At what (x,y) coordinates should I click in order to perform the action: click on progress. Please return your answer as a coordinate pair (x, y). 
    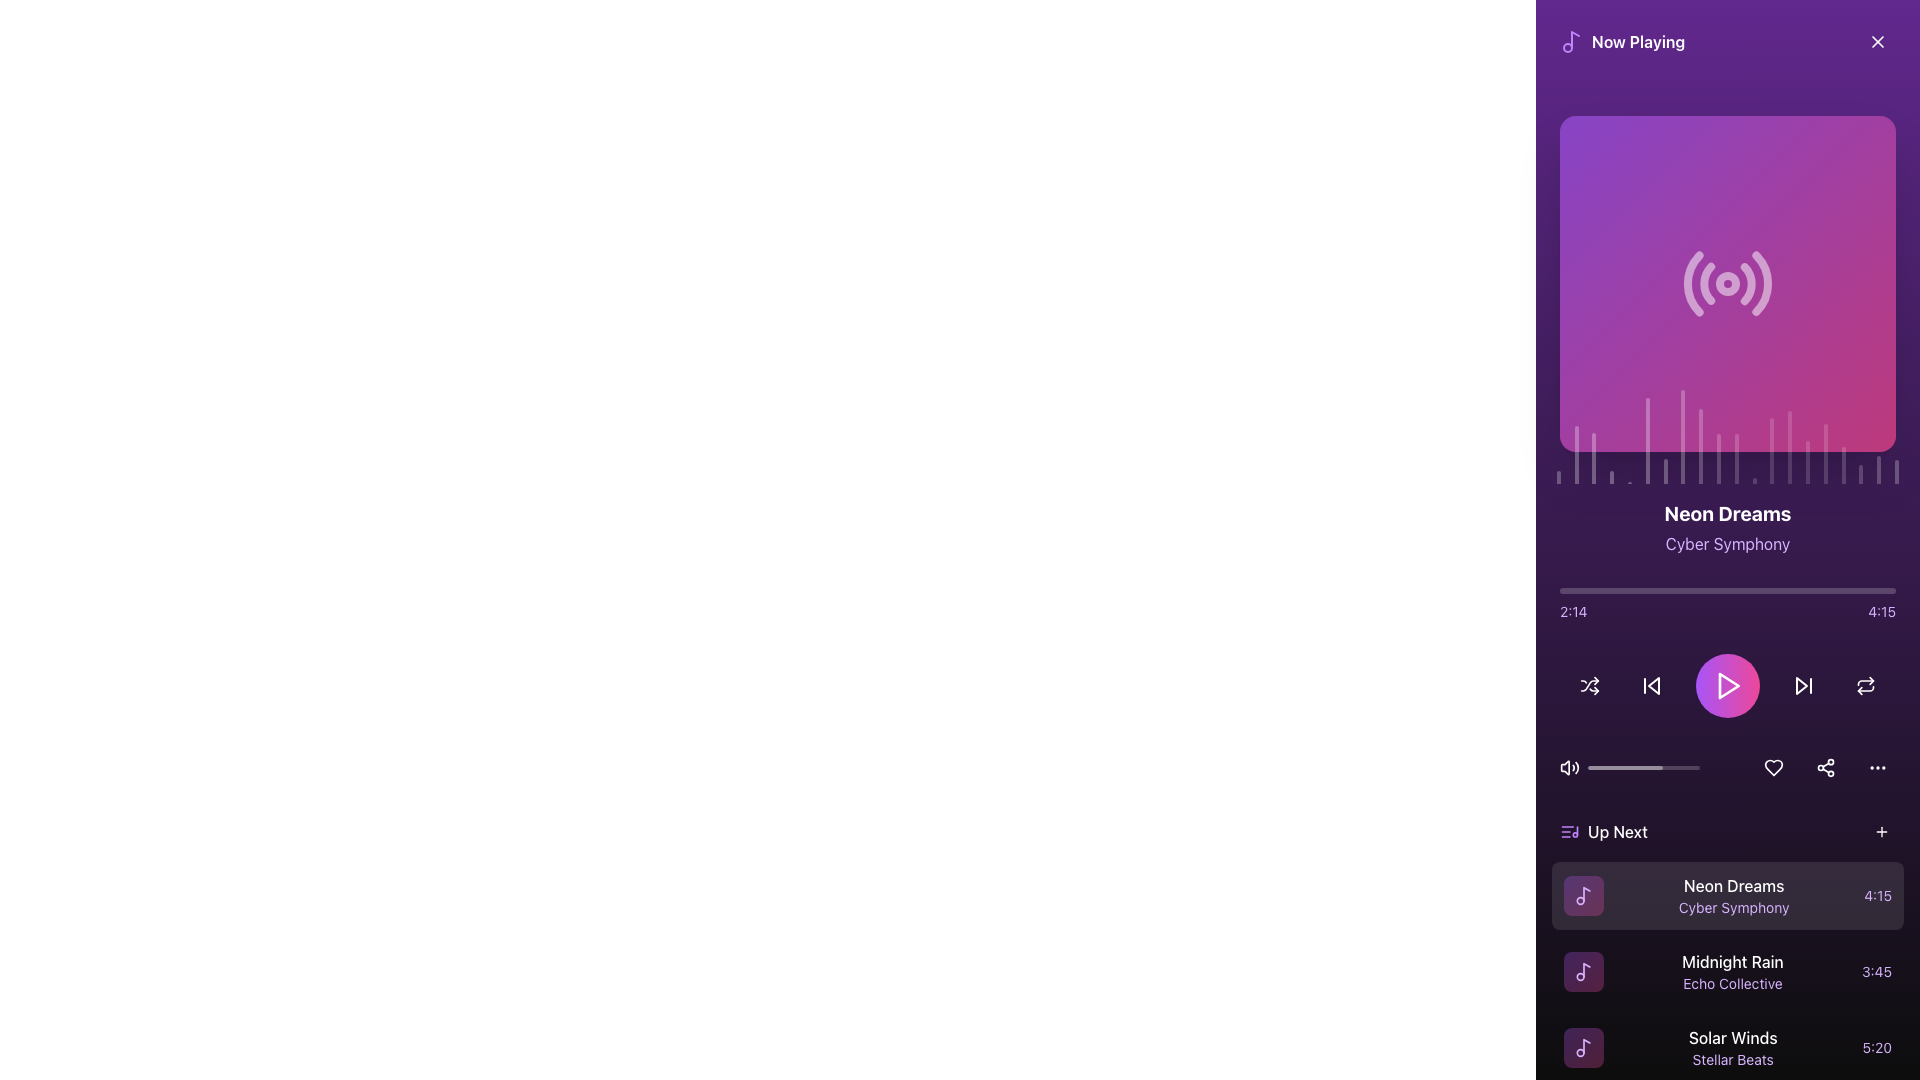
    Looking at the image, I should click on (1753, 589).